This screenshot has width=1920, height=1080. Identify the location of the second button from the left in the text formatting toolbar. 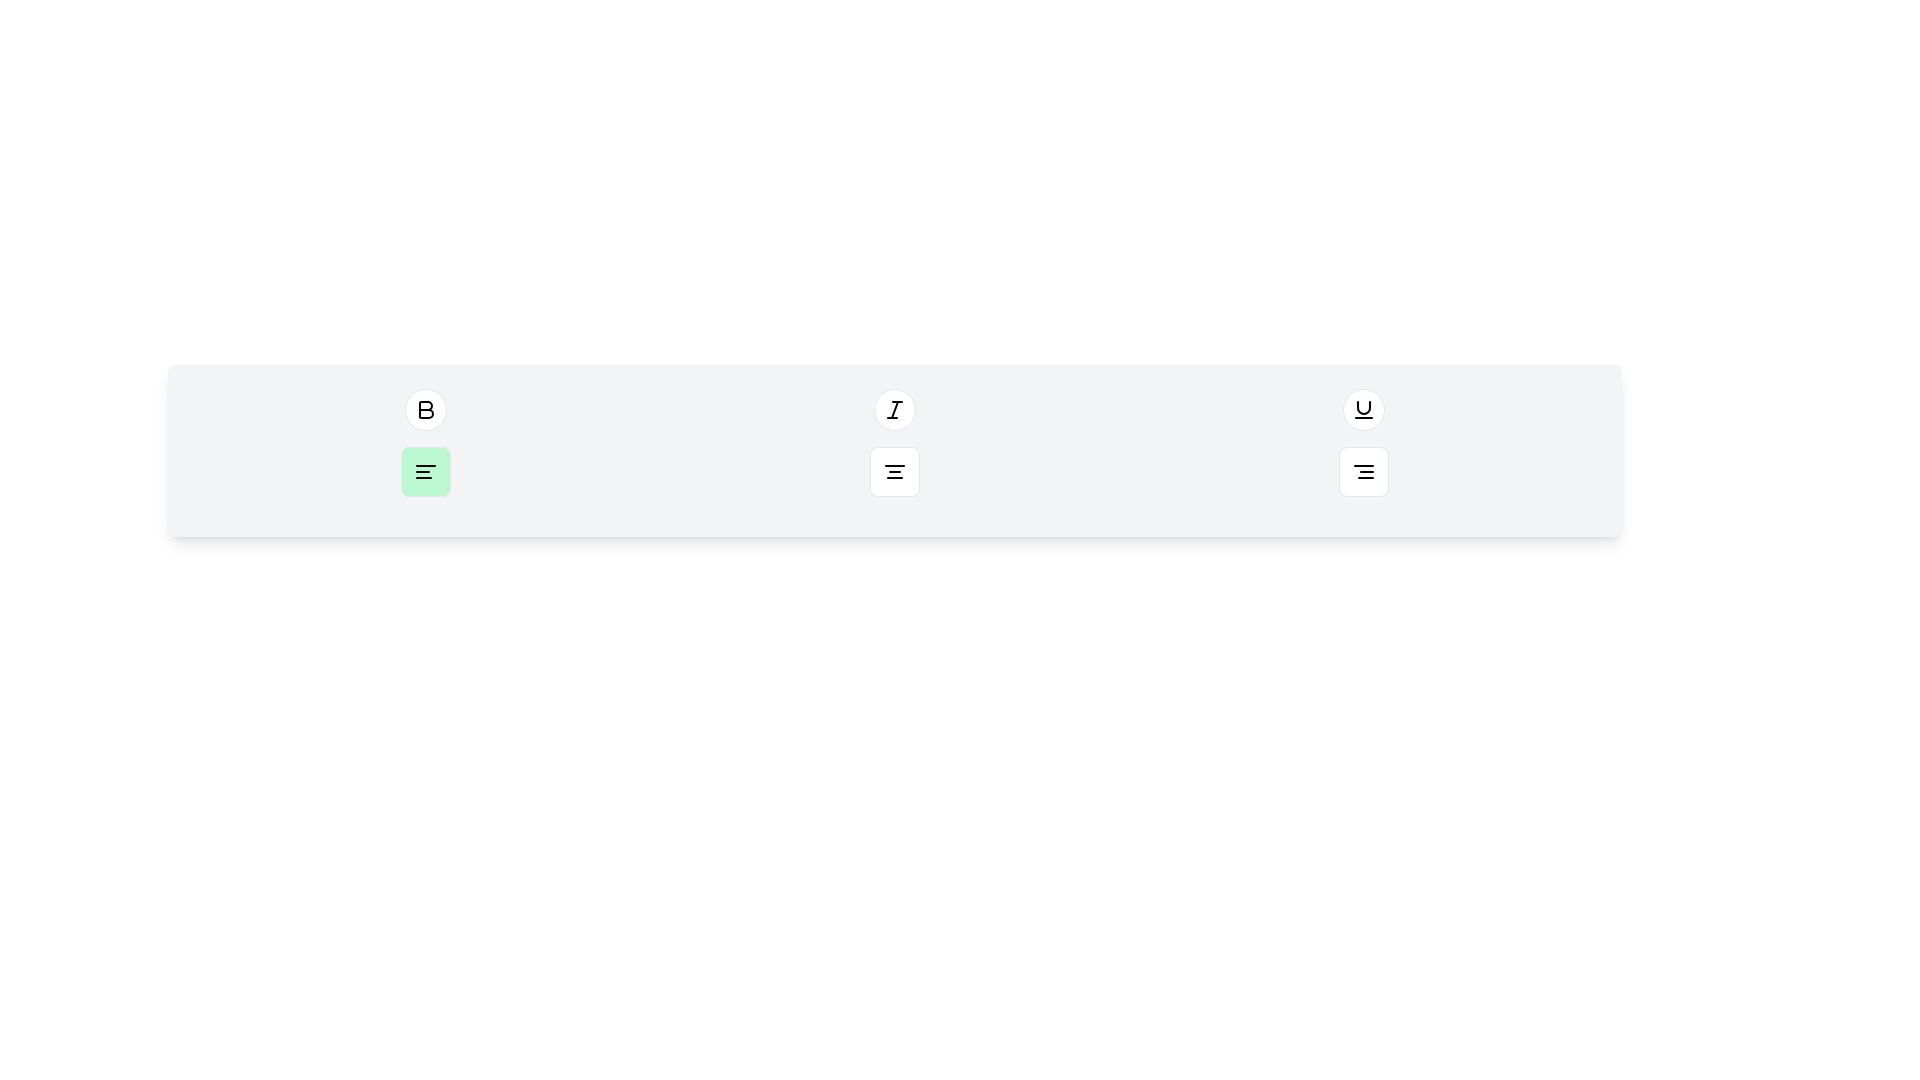
(893, 408).